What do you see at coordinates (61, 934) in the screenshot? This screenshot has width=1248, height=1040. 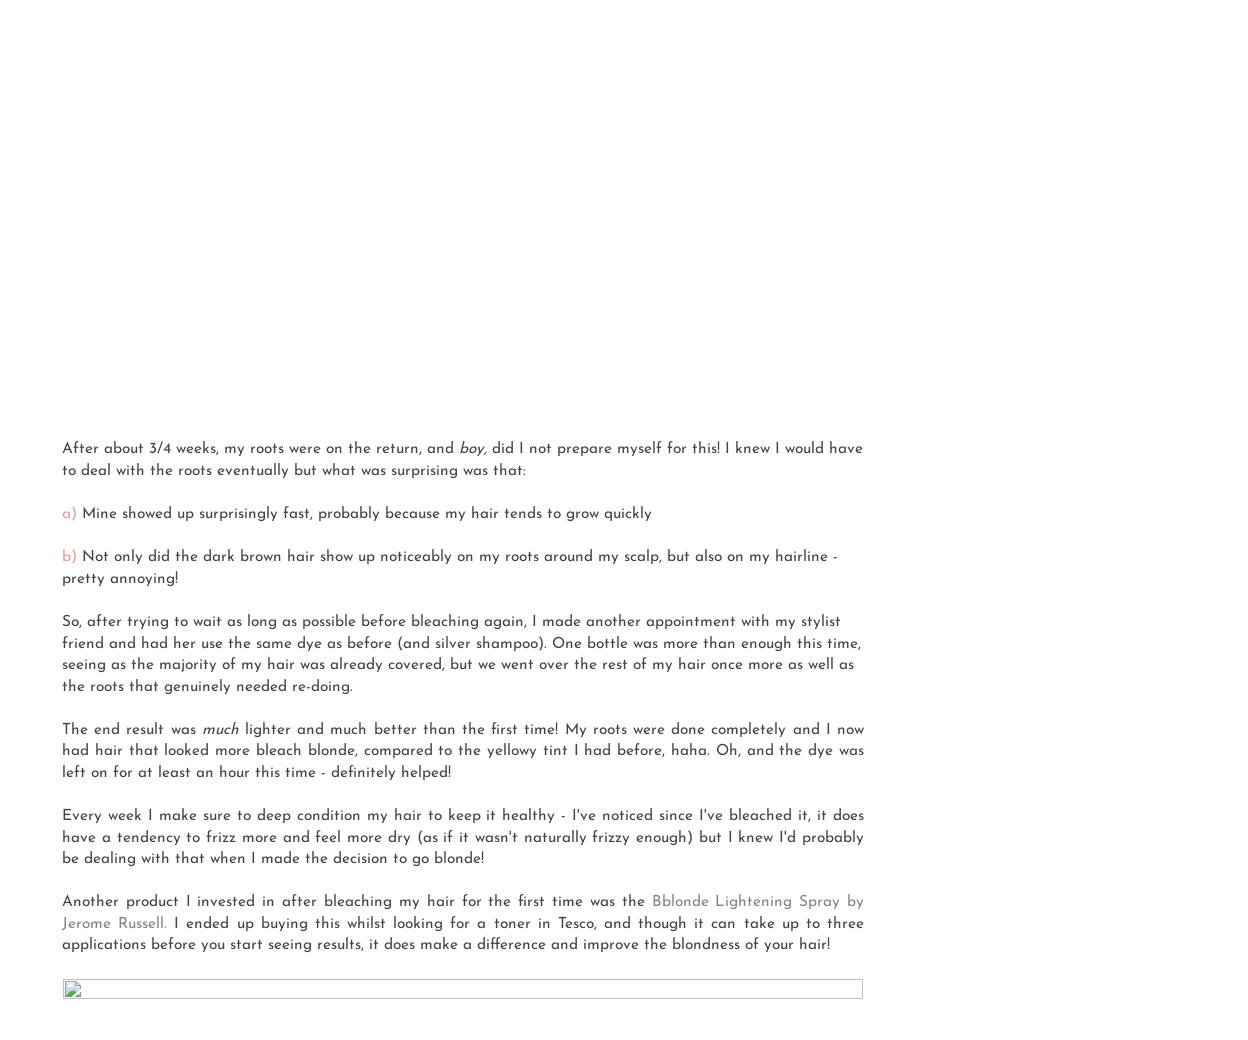 I see `'I ended up buying this whilst looking for a toner in Tesco, and though it can take up to three applications before you start seeing results, it does make a difference and improve the blondness of your hair!'` at bounding box center [61, 934].